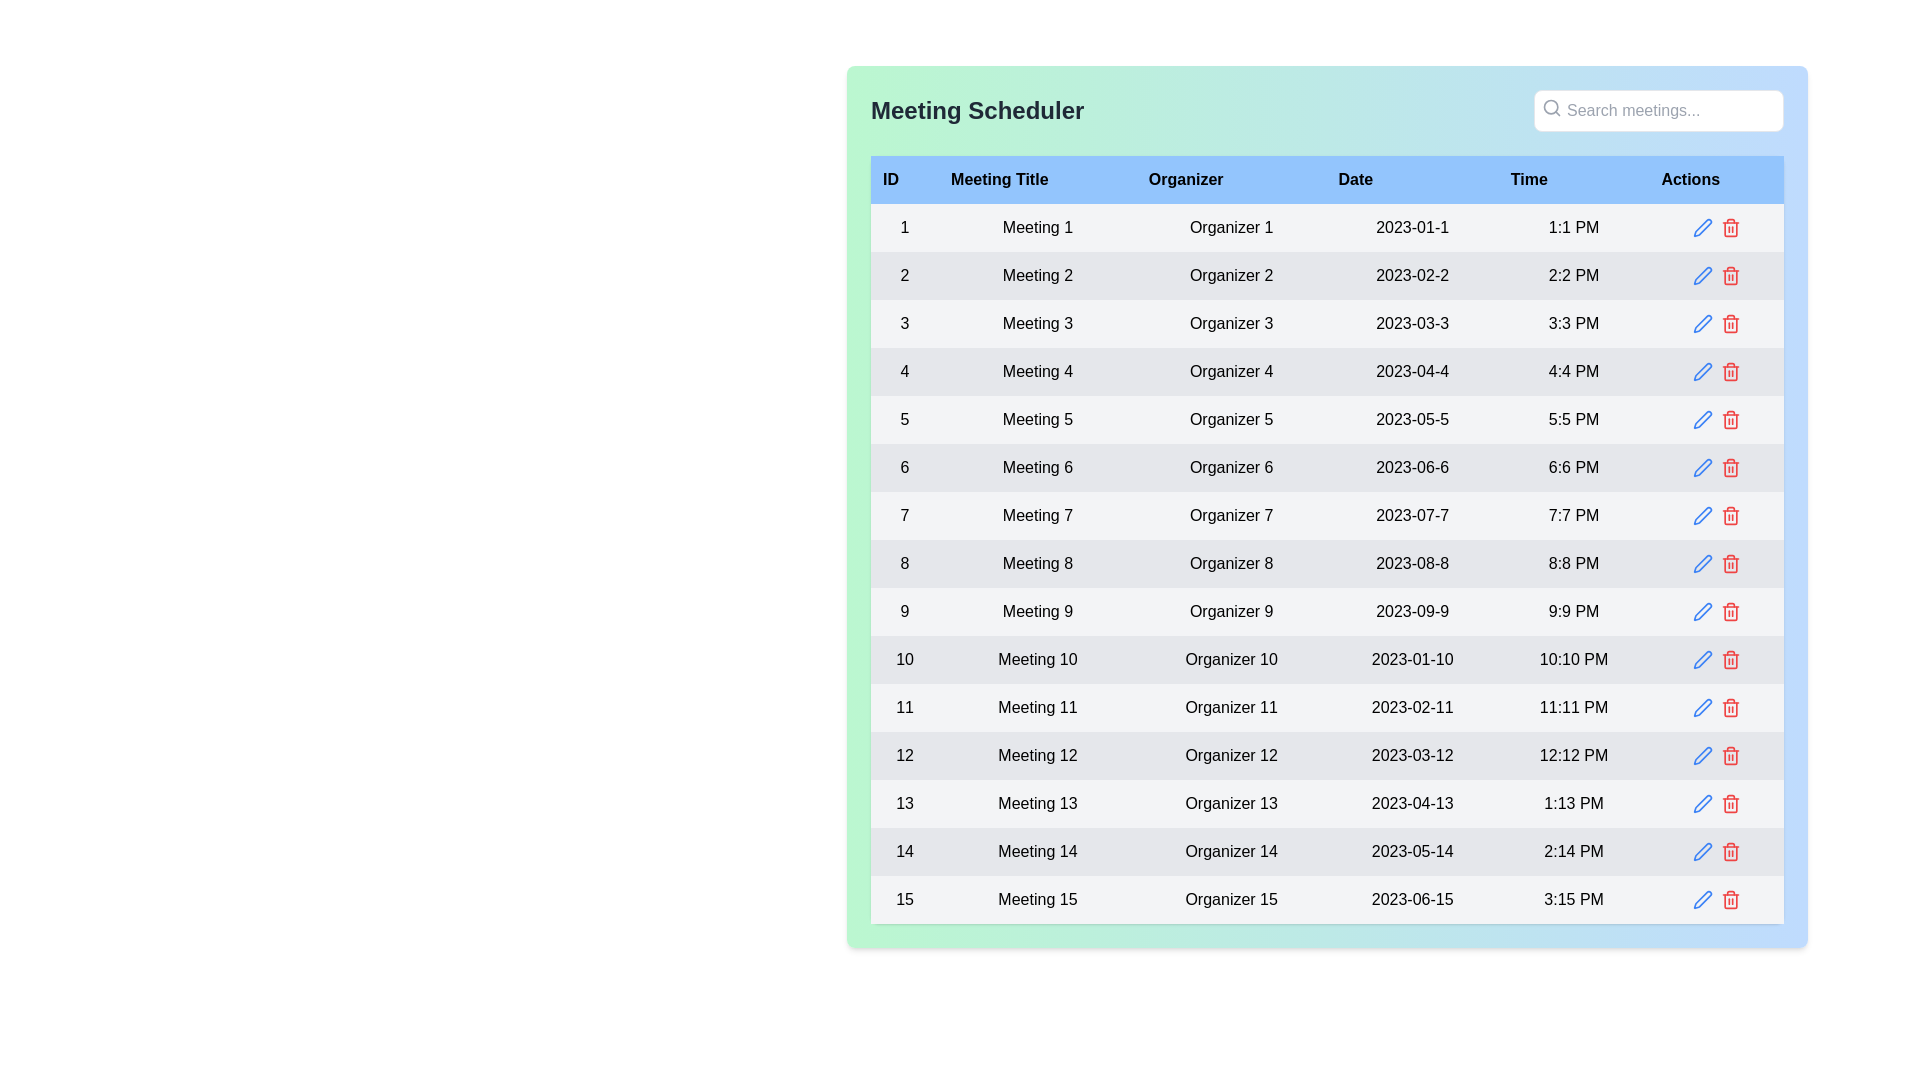 The height and width of the screenshot is (1080, 1920). I want to click on the text label displaying the number '5', which is bold and centered within a light gray cell in the first column of the grid layout, serving as the ID for the fifth row, so click(904, 419).